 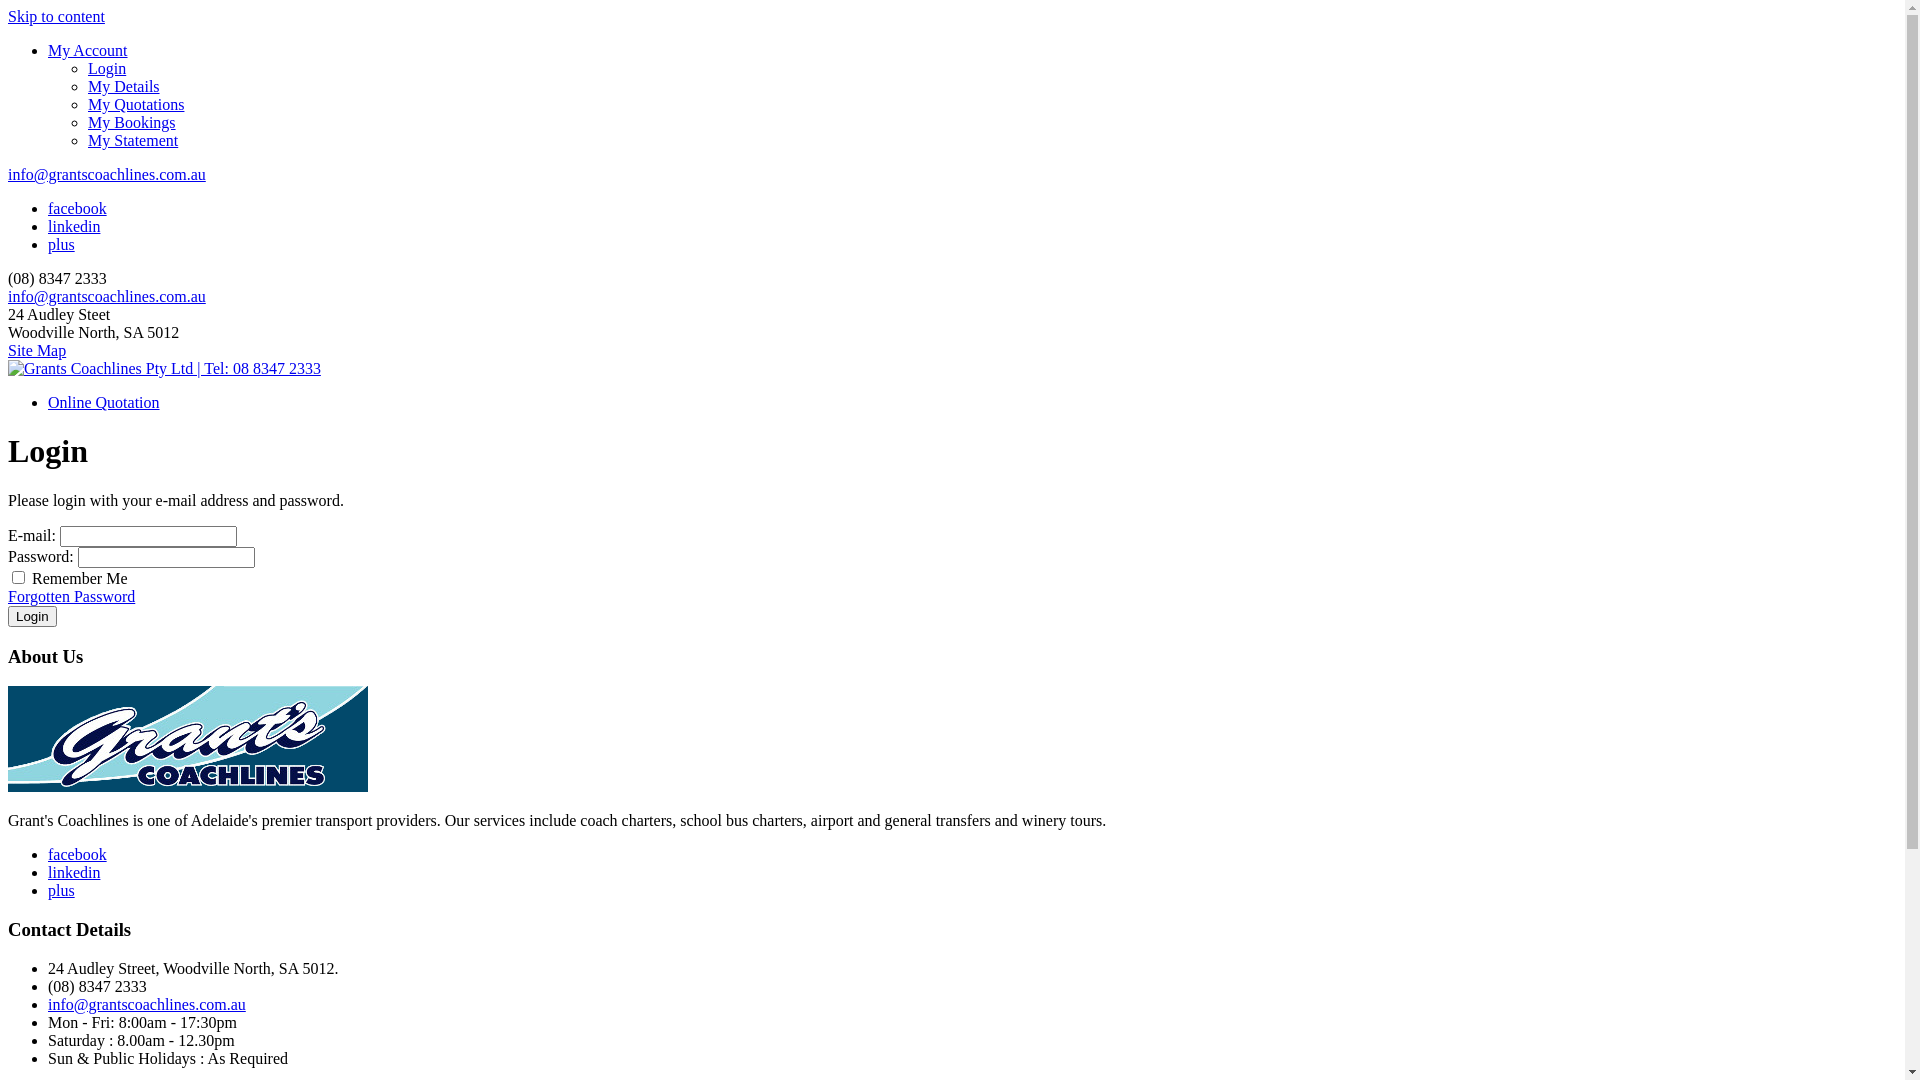 What do you see at coordinates (71, 595) in the screenshot?
I see `'Forgotten Password'` at bounding box center [71, 595].